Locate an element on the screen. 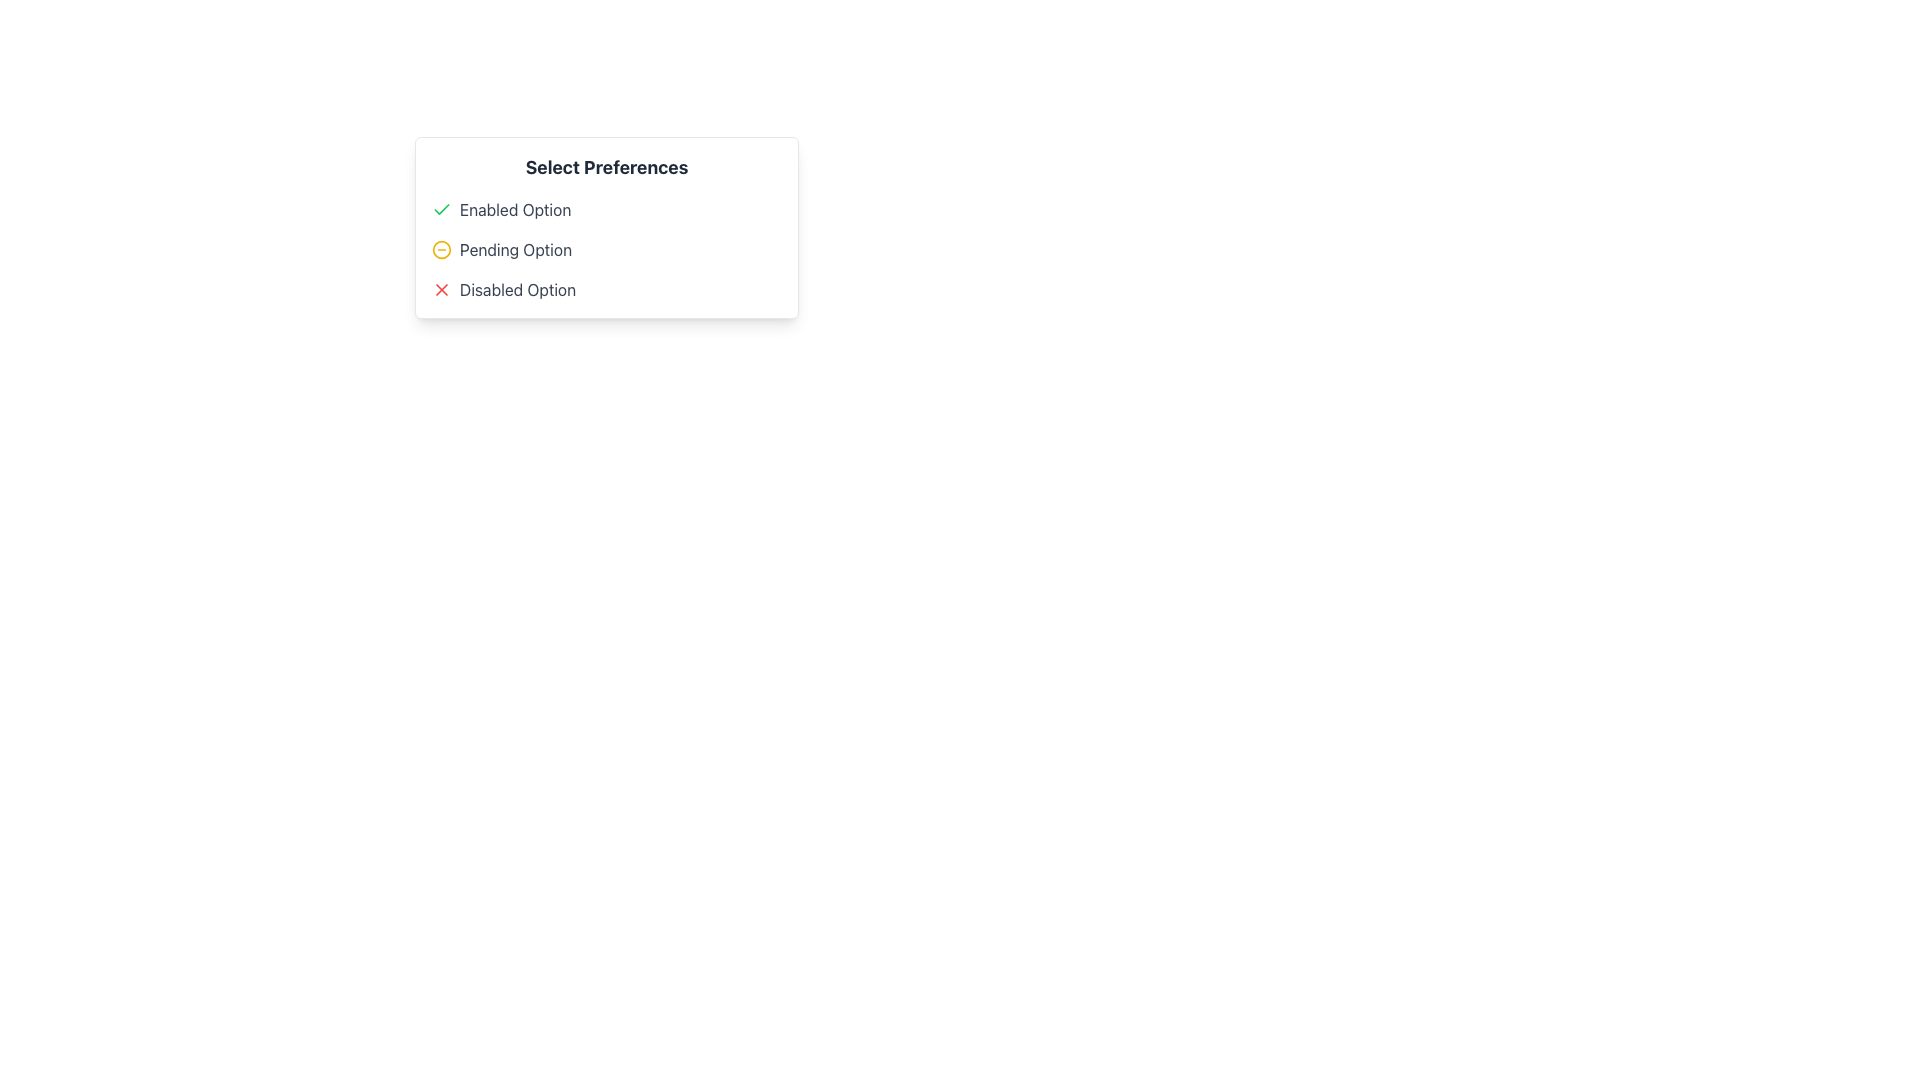 The width and height of the screenshot is (1920, 1080). the yellow circular icon with a horizontal line in the center, located next to the text 'Pending Option' is located at coordinates (440, 249).